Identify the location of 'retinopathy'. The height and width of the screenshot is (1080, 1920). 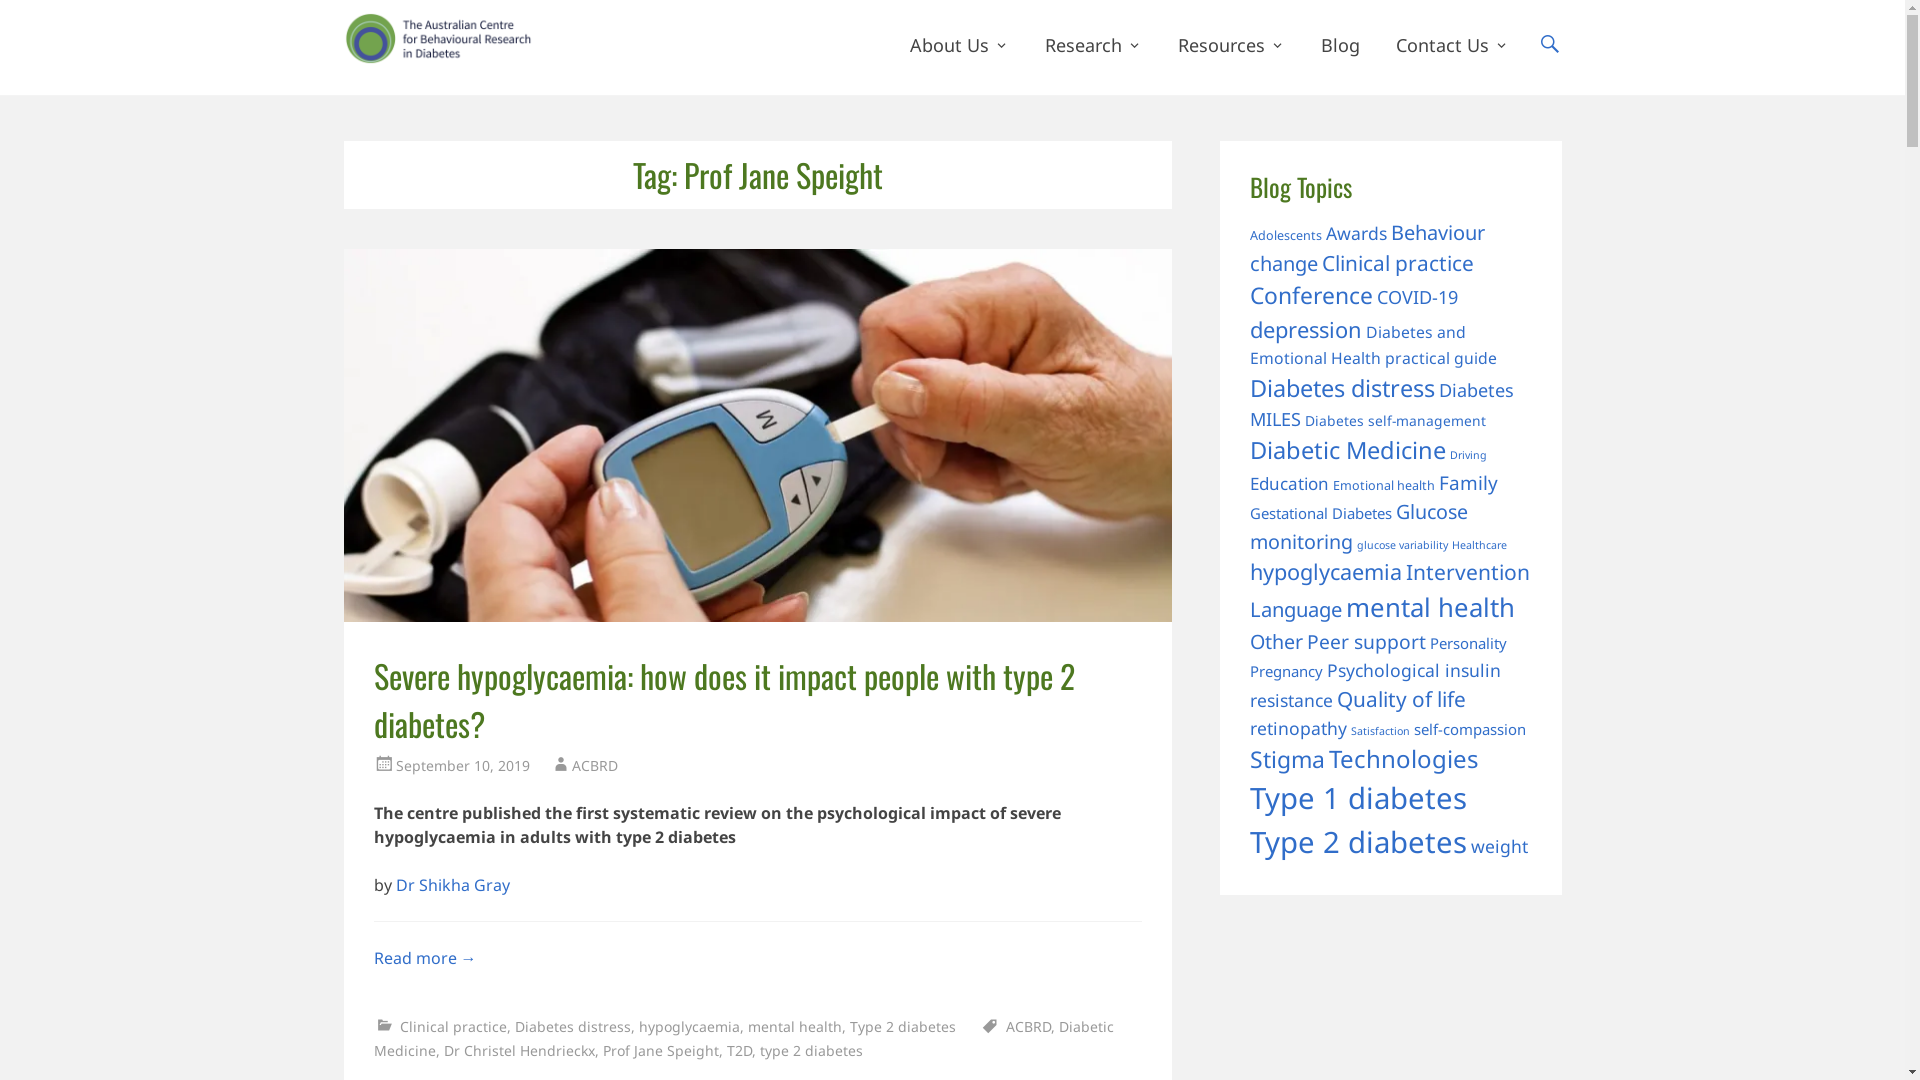
(1298, 728).